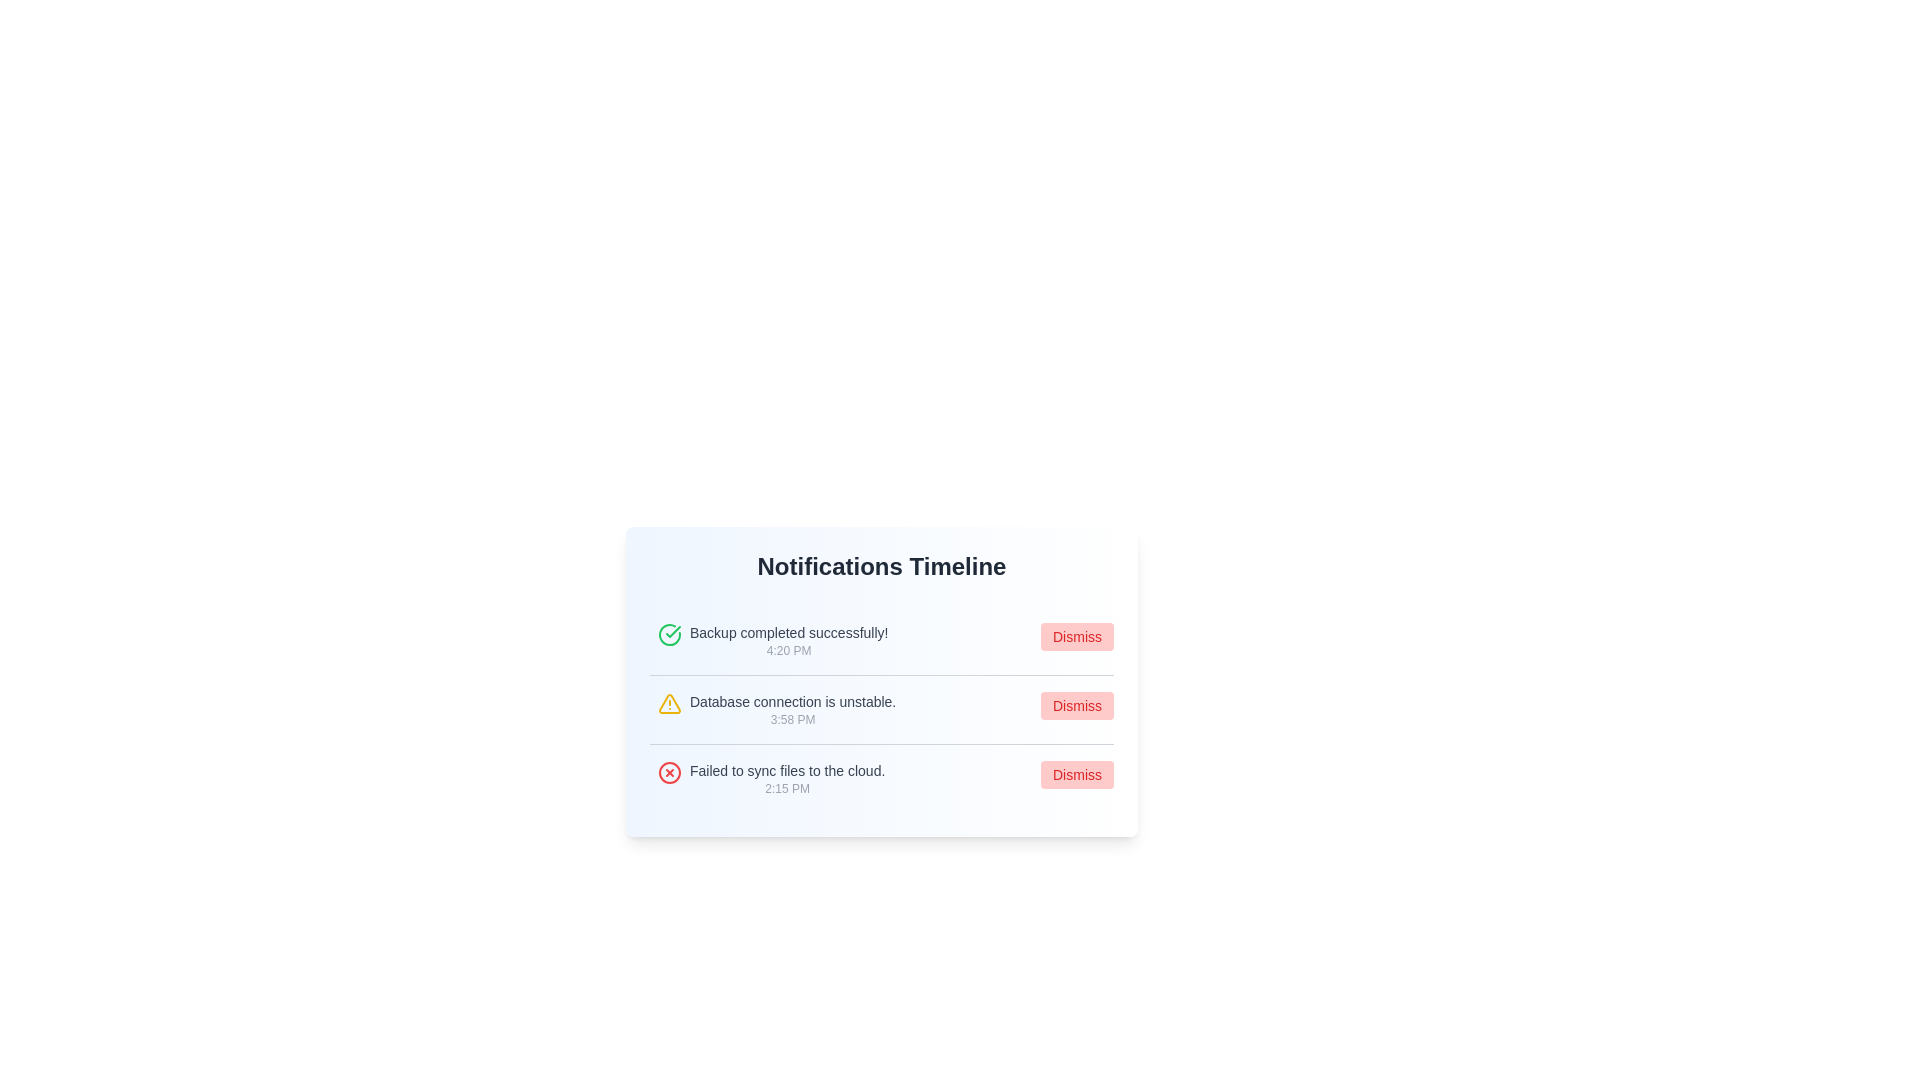  I want to click on the 'Dismiss' button with a red background, so click(1076, 704).